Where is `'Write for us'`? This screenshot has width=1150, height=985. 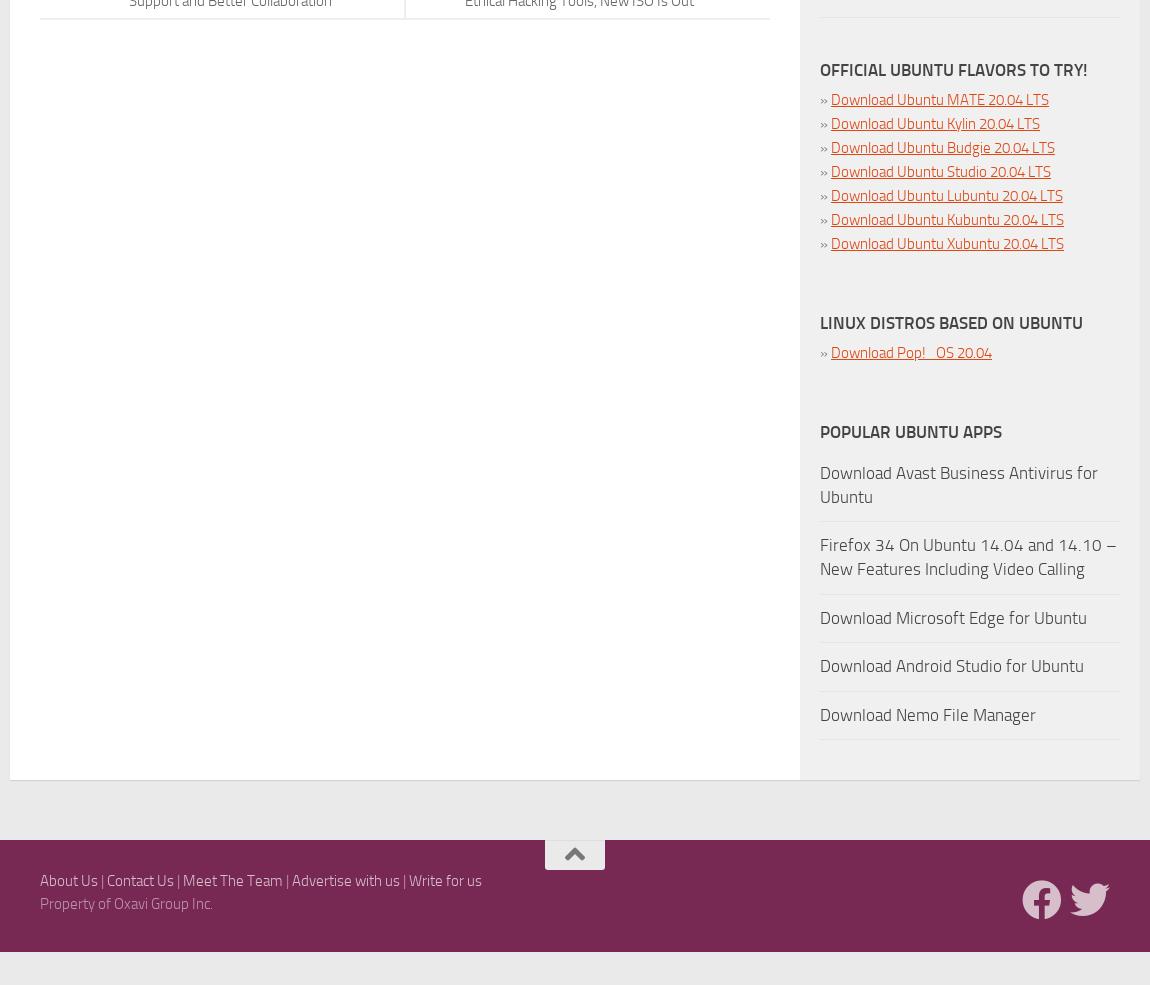
'Write for us' is located at coordinates (409, 879).